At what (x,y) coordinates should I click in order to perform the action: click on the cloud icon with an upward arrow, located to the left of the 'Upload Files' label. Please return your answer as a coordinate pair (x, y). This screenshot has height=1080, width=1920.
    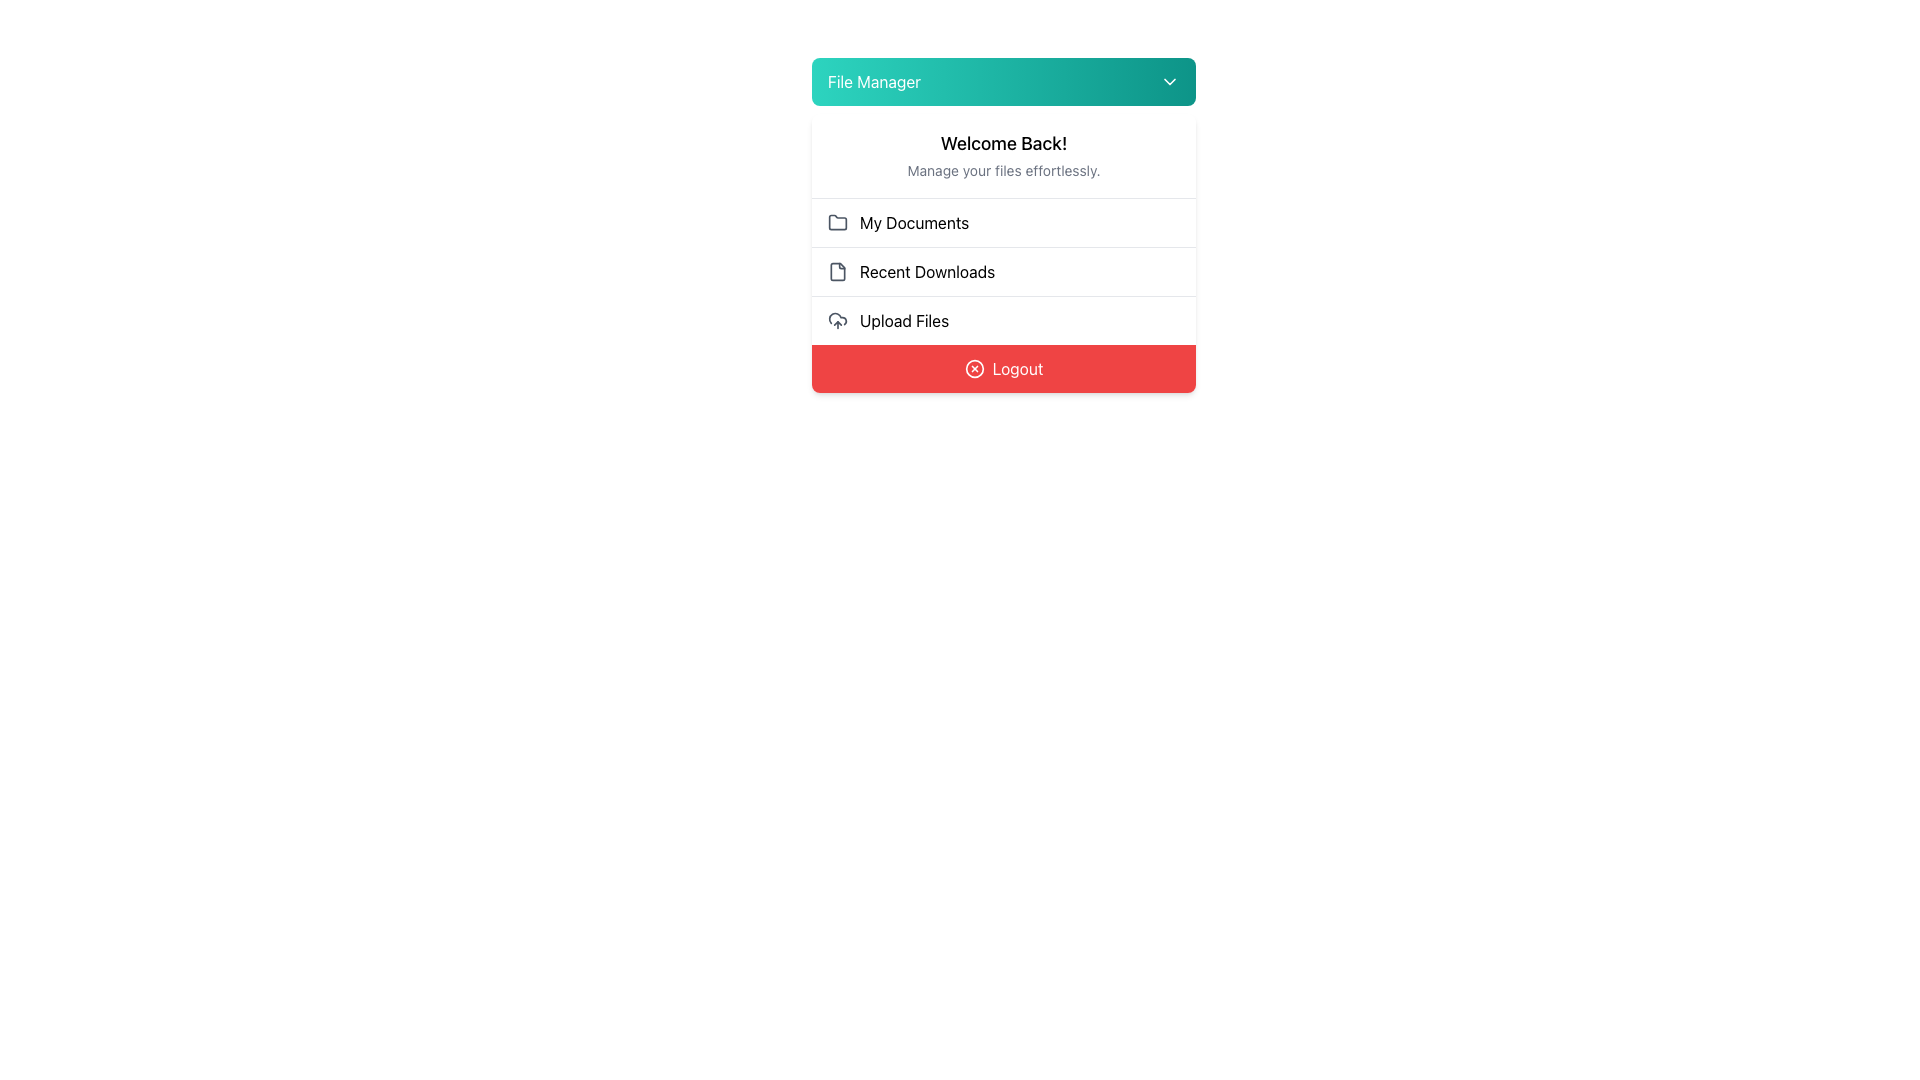
    Looking at the image, I should click on (838, 319).